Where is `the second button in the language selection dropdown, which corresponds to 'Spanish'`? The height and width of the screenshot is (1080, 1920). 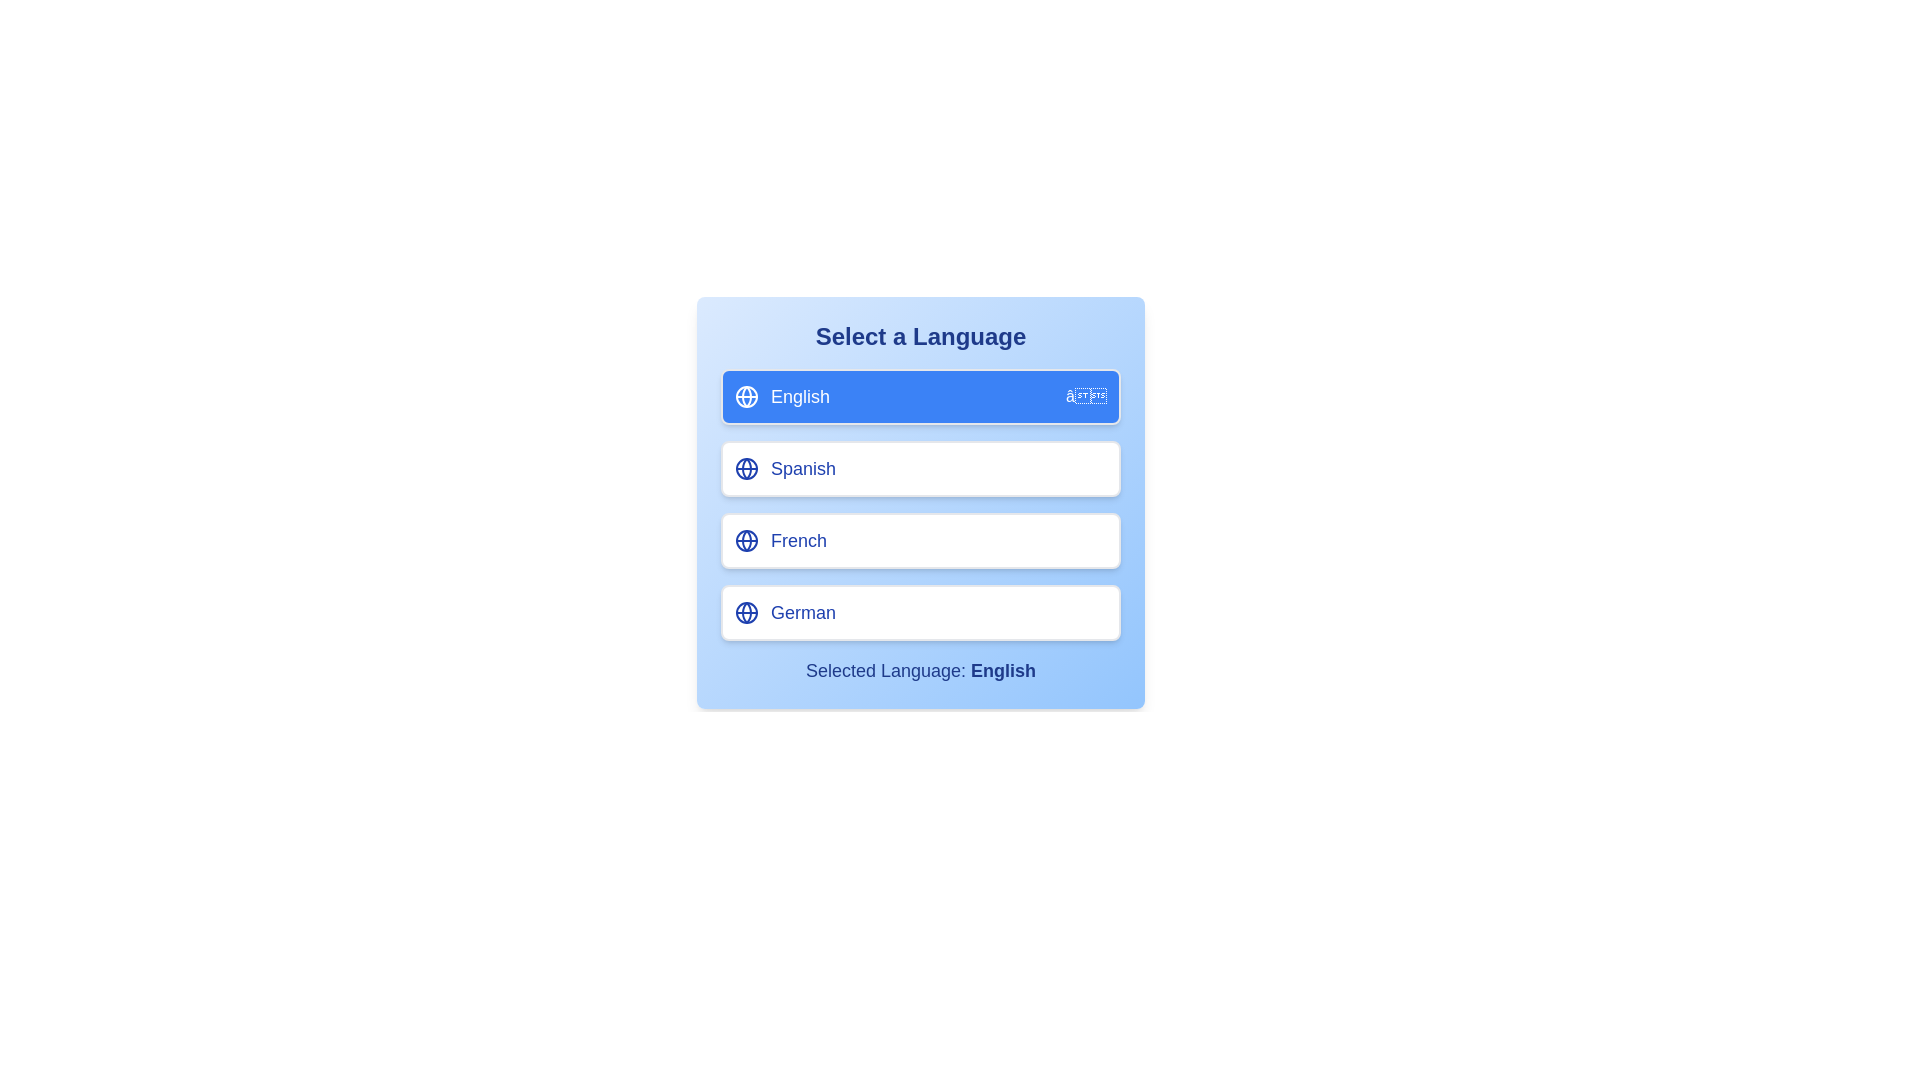 the second button in the language selection dropdown, which corresponds to 'Spanish' is located at coordinates (920, 501).